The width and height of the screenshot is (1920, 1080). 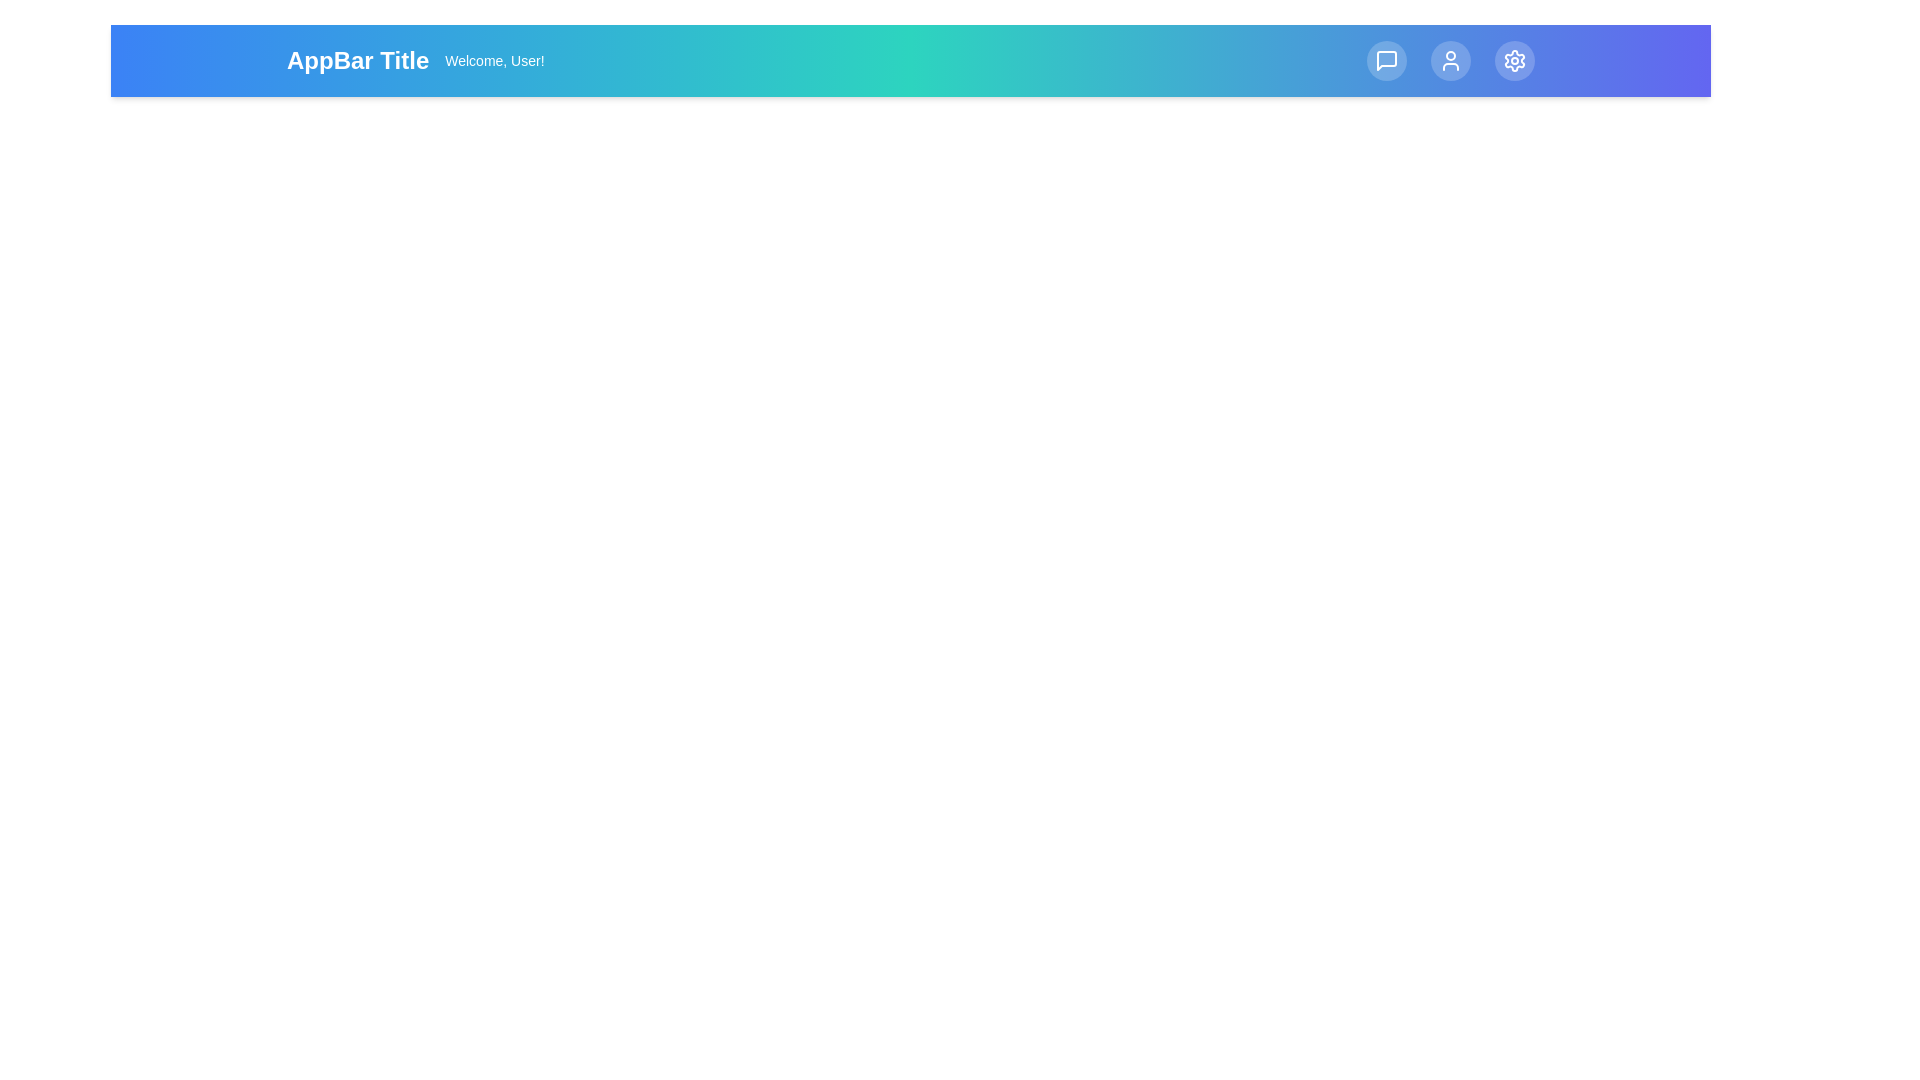 I want to click on the 'Messages' button, so click(x=1386, y=60).